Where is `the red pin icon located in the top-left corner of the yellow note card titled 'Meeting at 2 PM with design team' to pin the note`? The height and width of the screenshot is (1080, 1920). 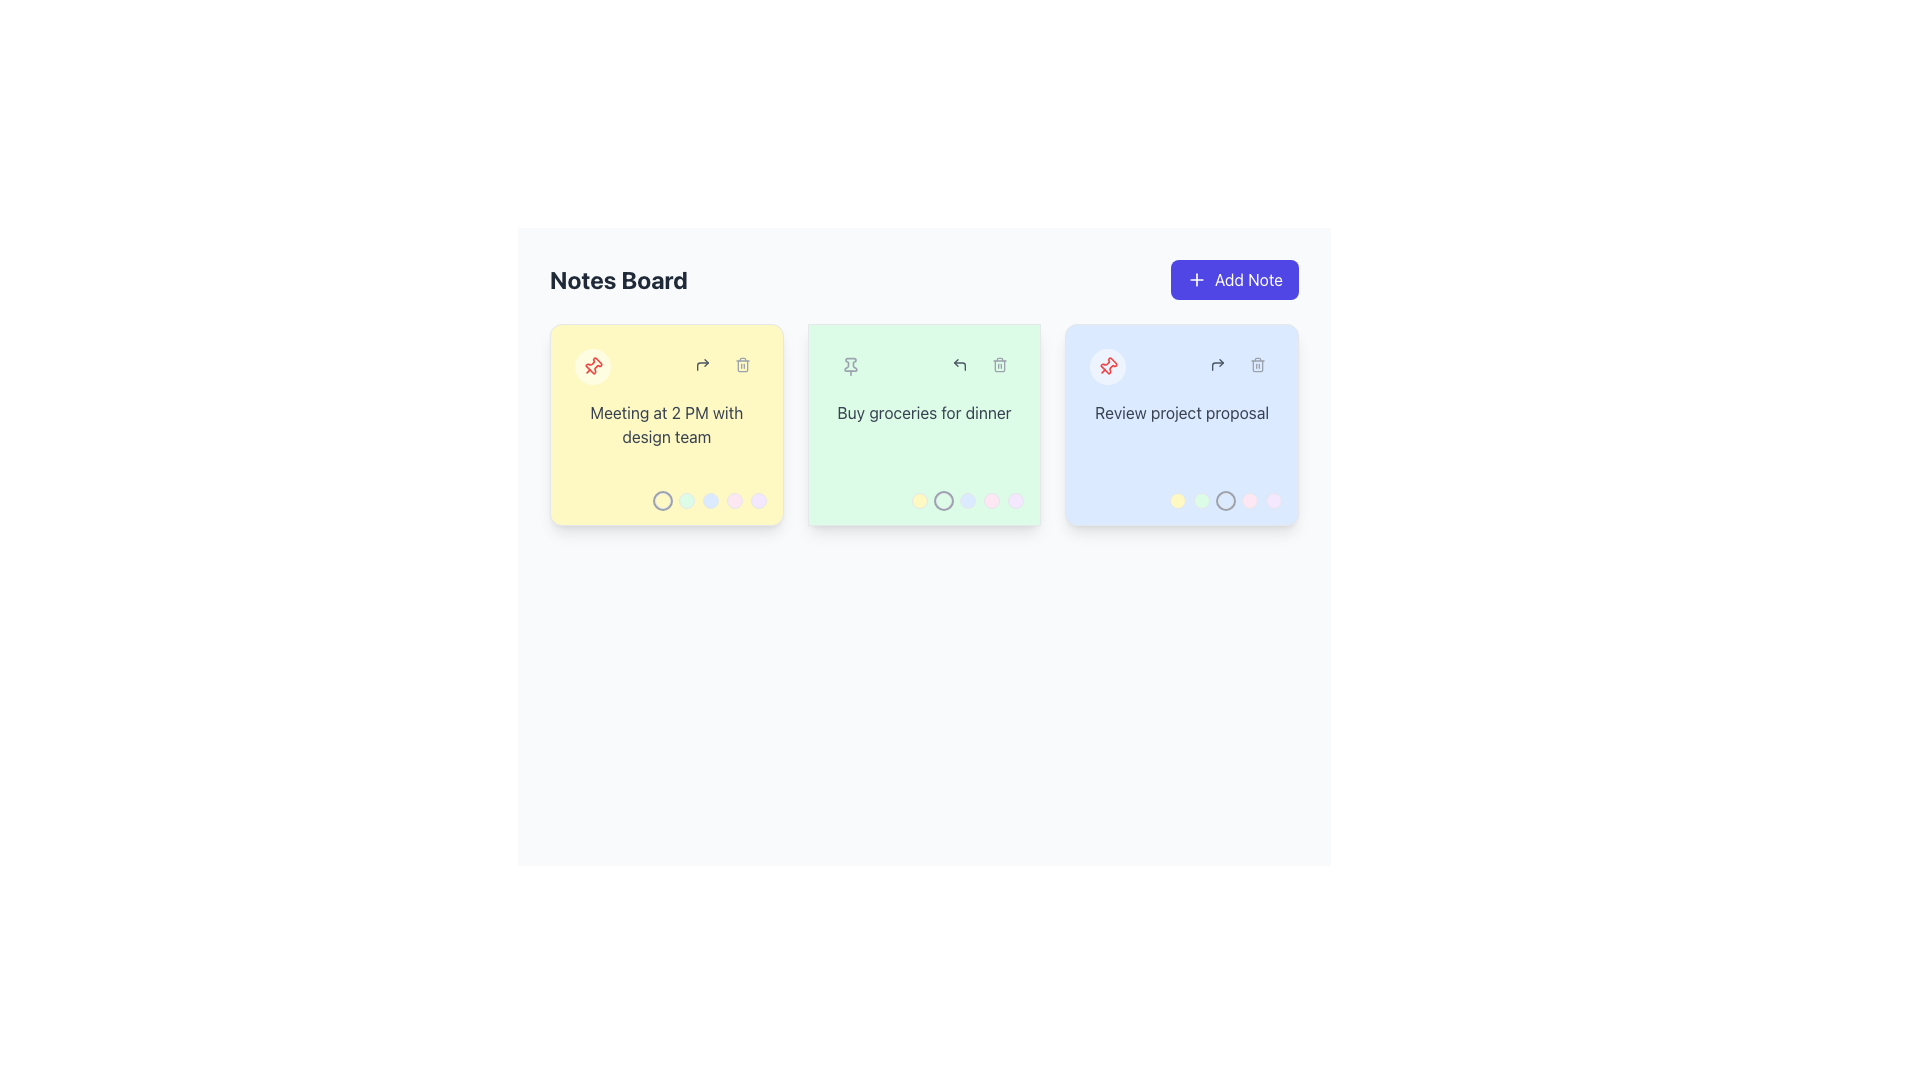
the red pin icon located in the top-left corner of the yellow note card titled 'Meeting at 2 PM with design team' to pin the note is located at coordinates (592, 366).